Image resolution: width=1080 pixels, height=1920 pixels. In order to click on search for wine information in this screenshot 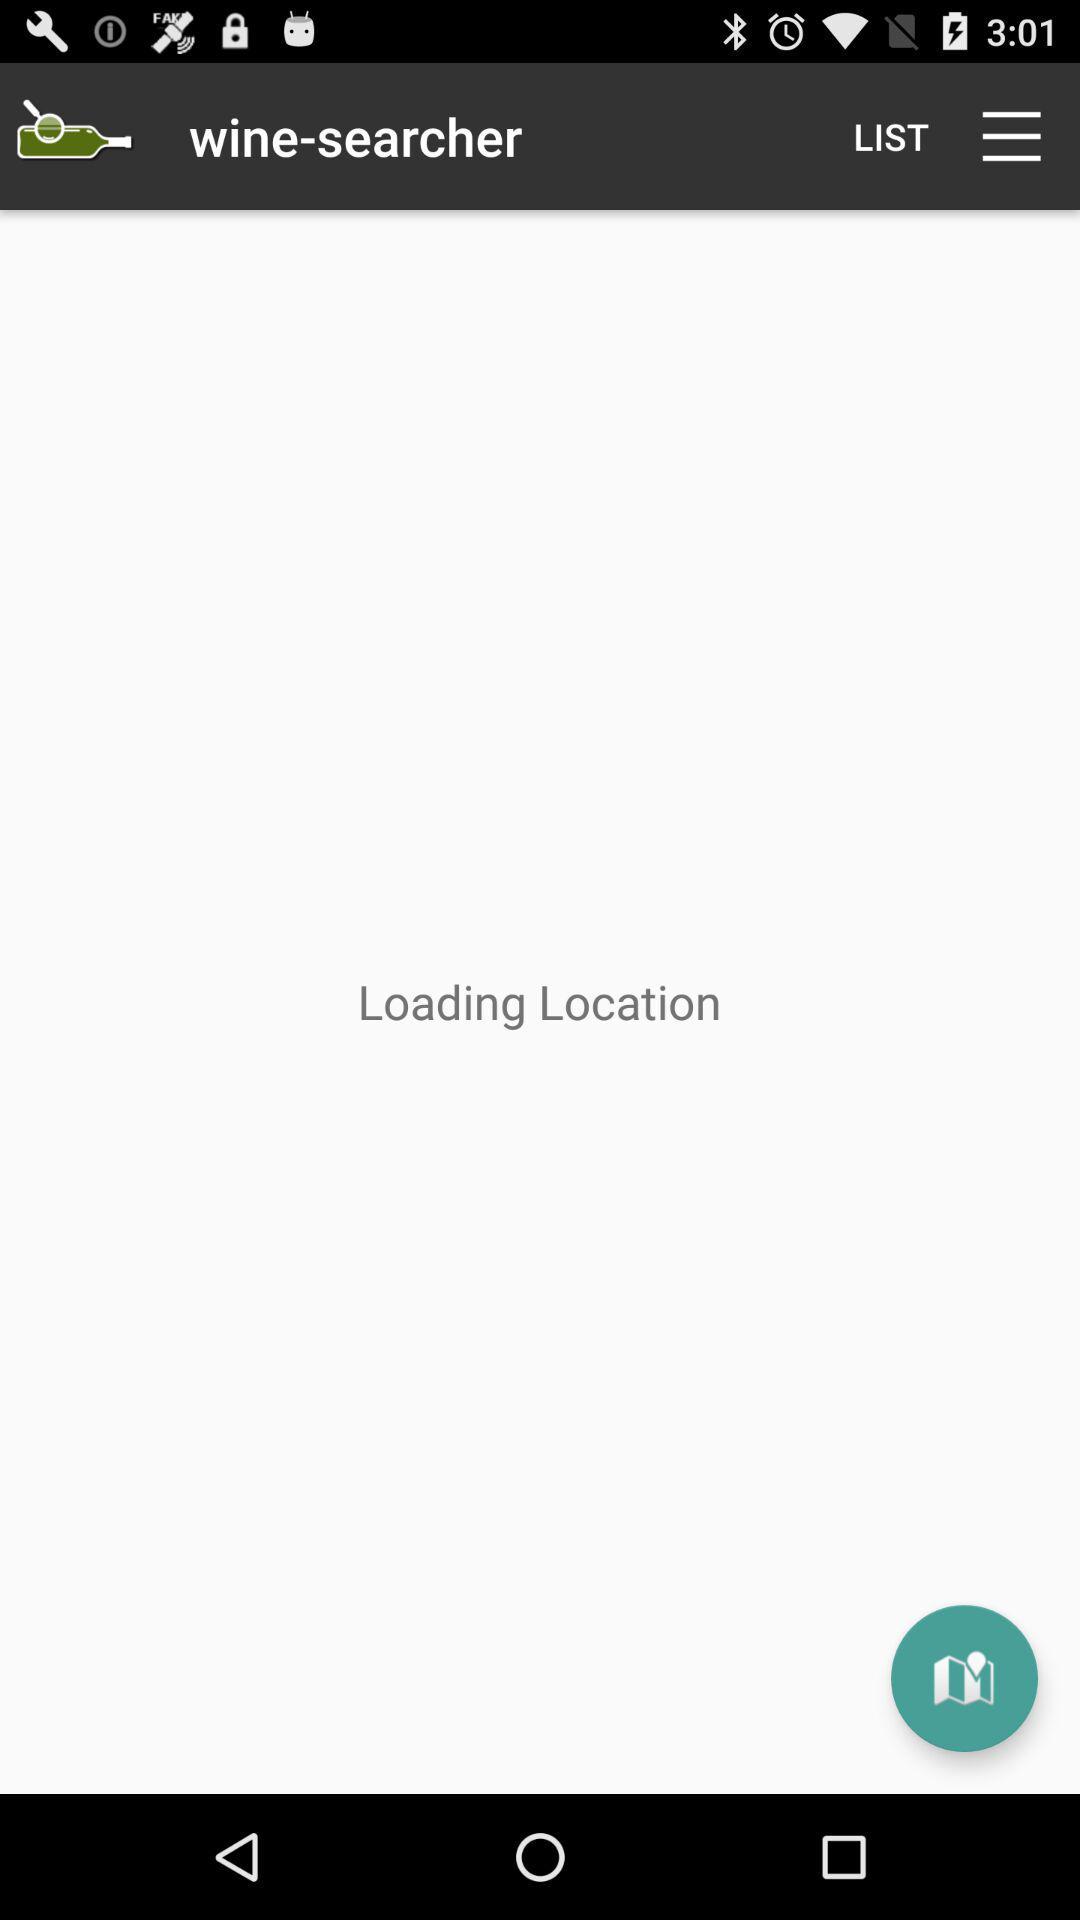, I will do `click(72, 135)`.